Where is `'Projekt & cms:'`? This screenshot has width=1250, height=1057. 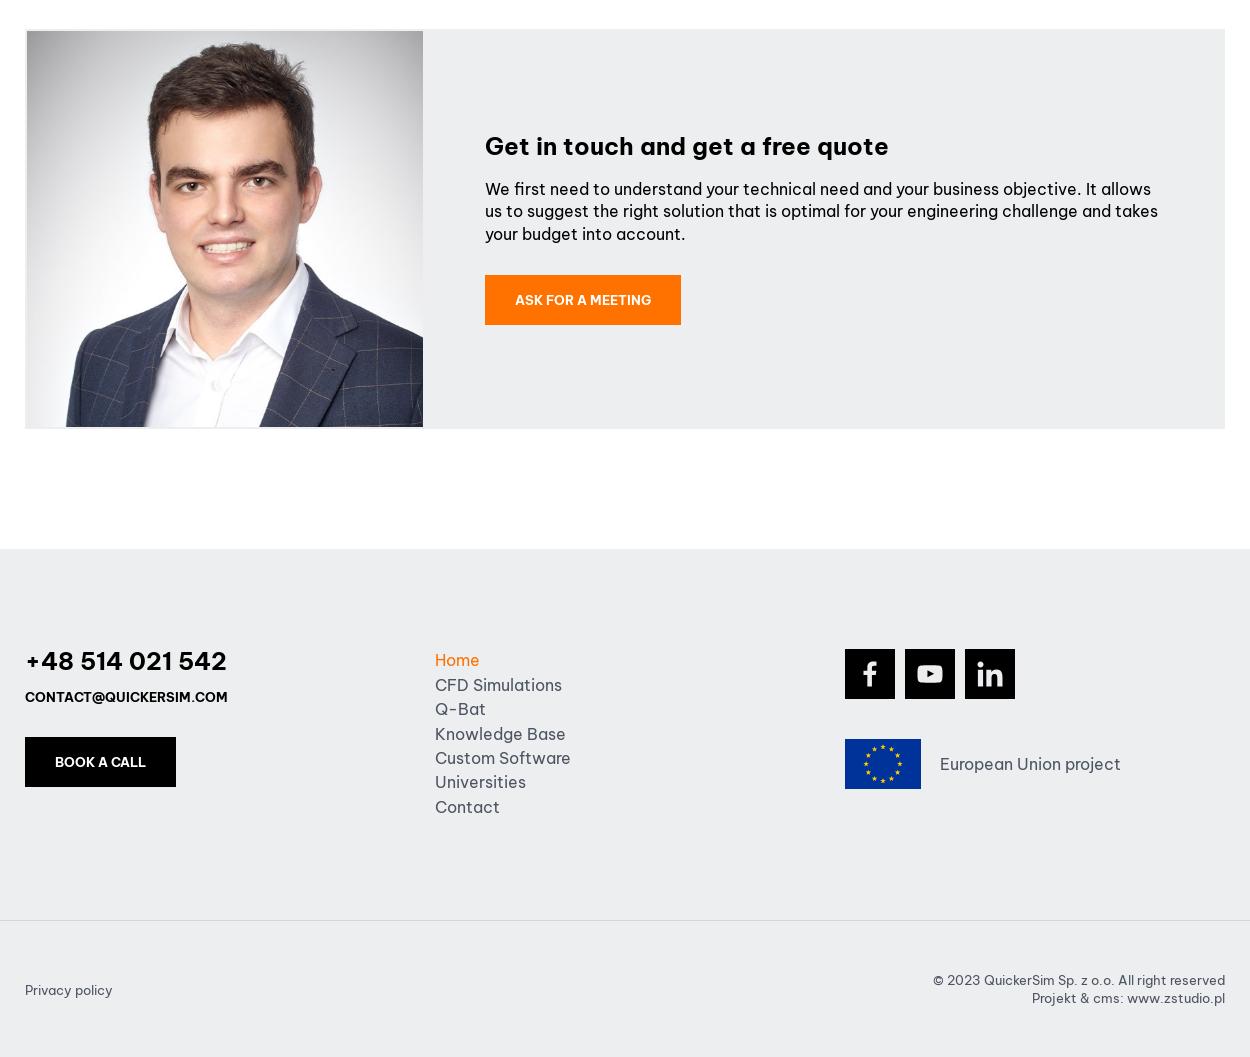 'Projekt & cms:' is located at coordinates (1078, 997).